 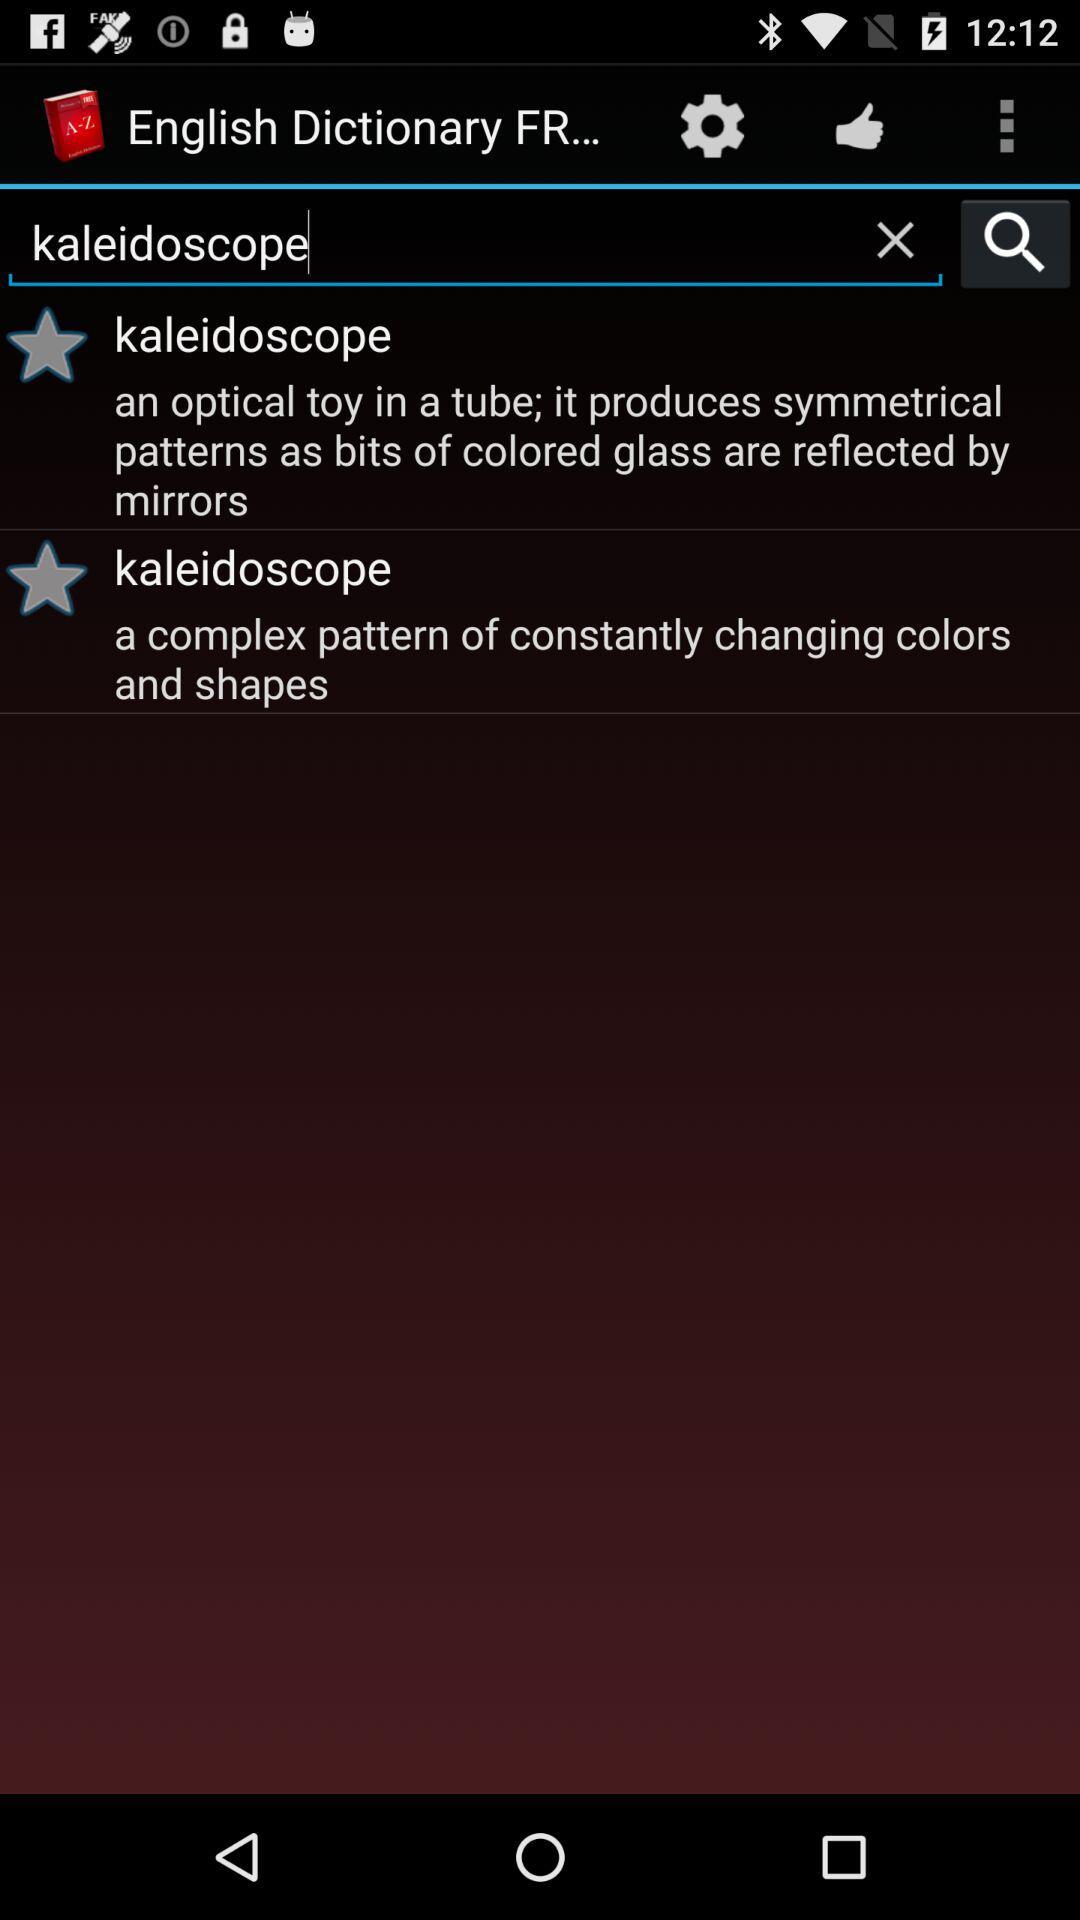 I want to click on the icon to the left of kaleidoscope app, so click(x=53, y=344).